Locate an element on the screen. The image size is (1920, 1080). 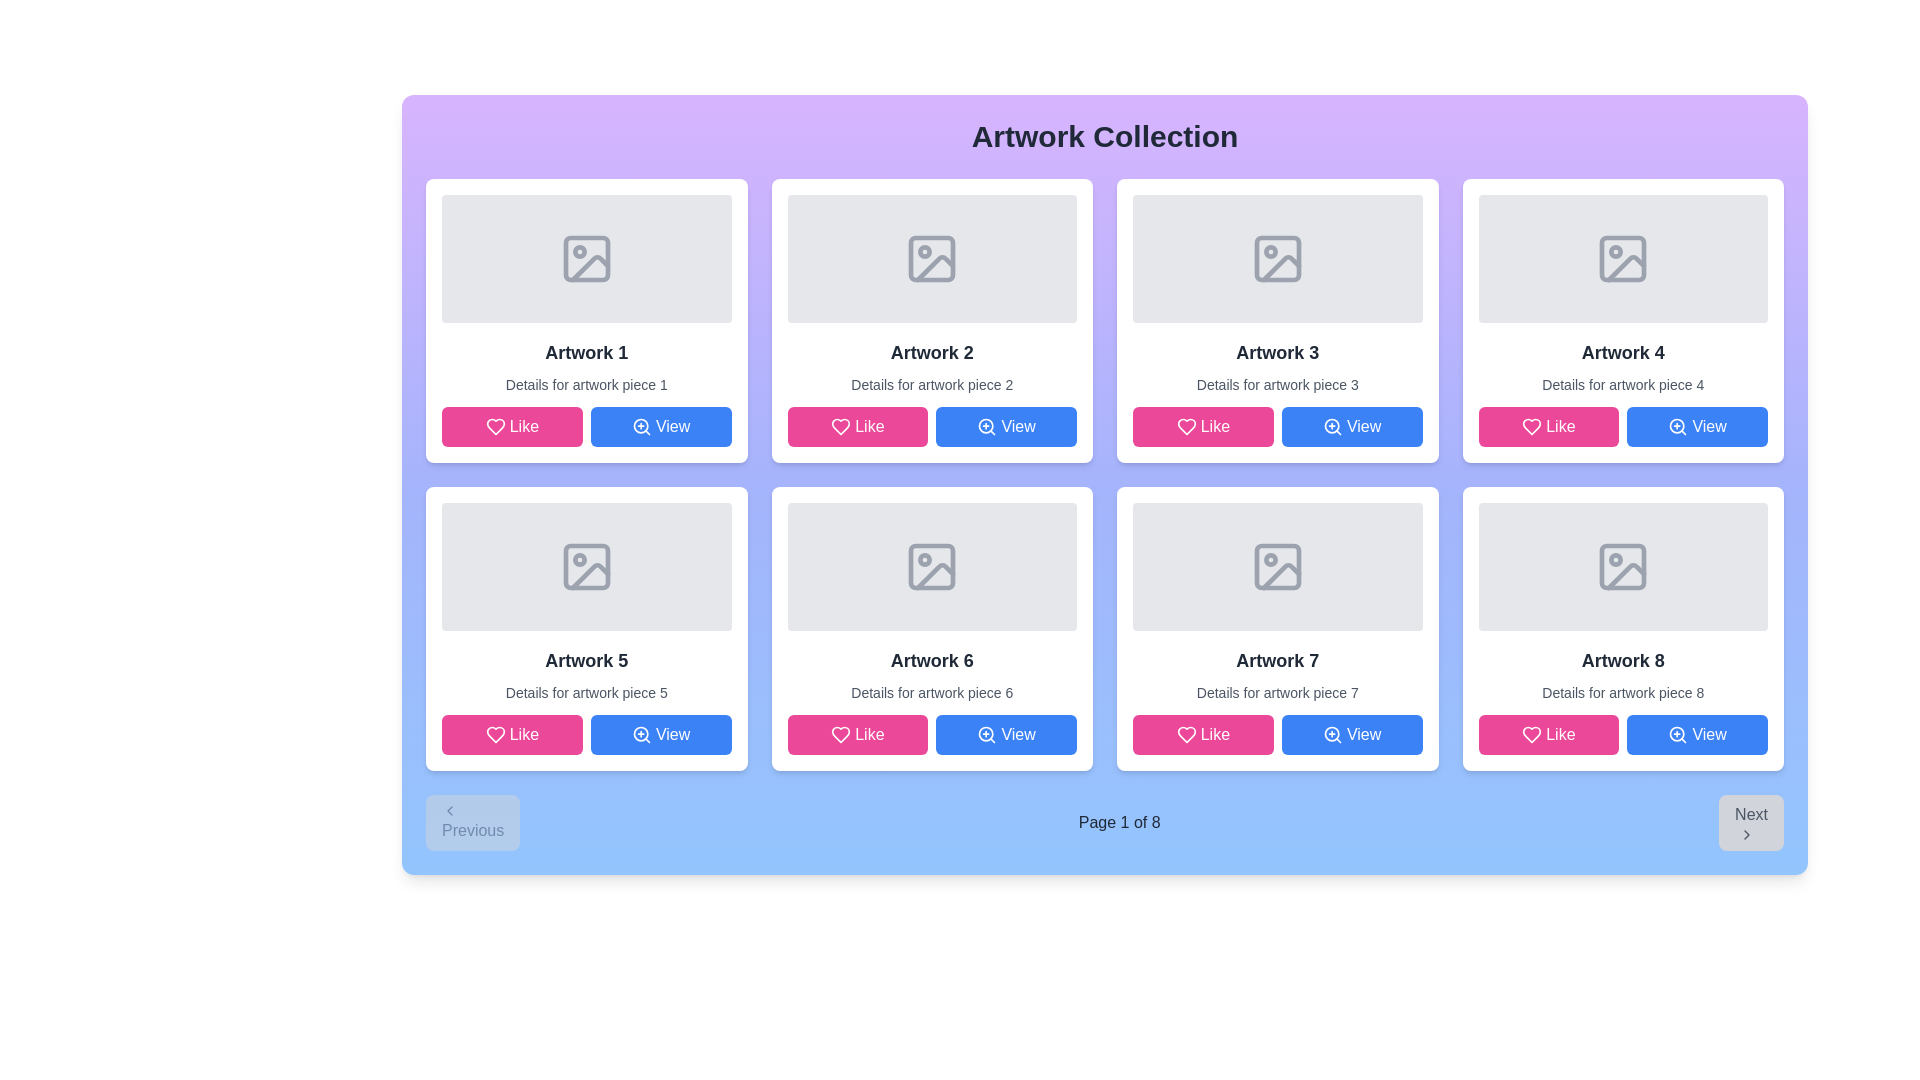
the zoom or detail view icon within the magnifying glass graphic located below the 'Artwork 2' card without direct interaction is located at coordinates (986, 425).